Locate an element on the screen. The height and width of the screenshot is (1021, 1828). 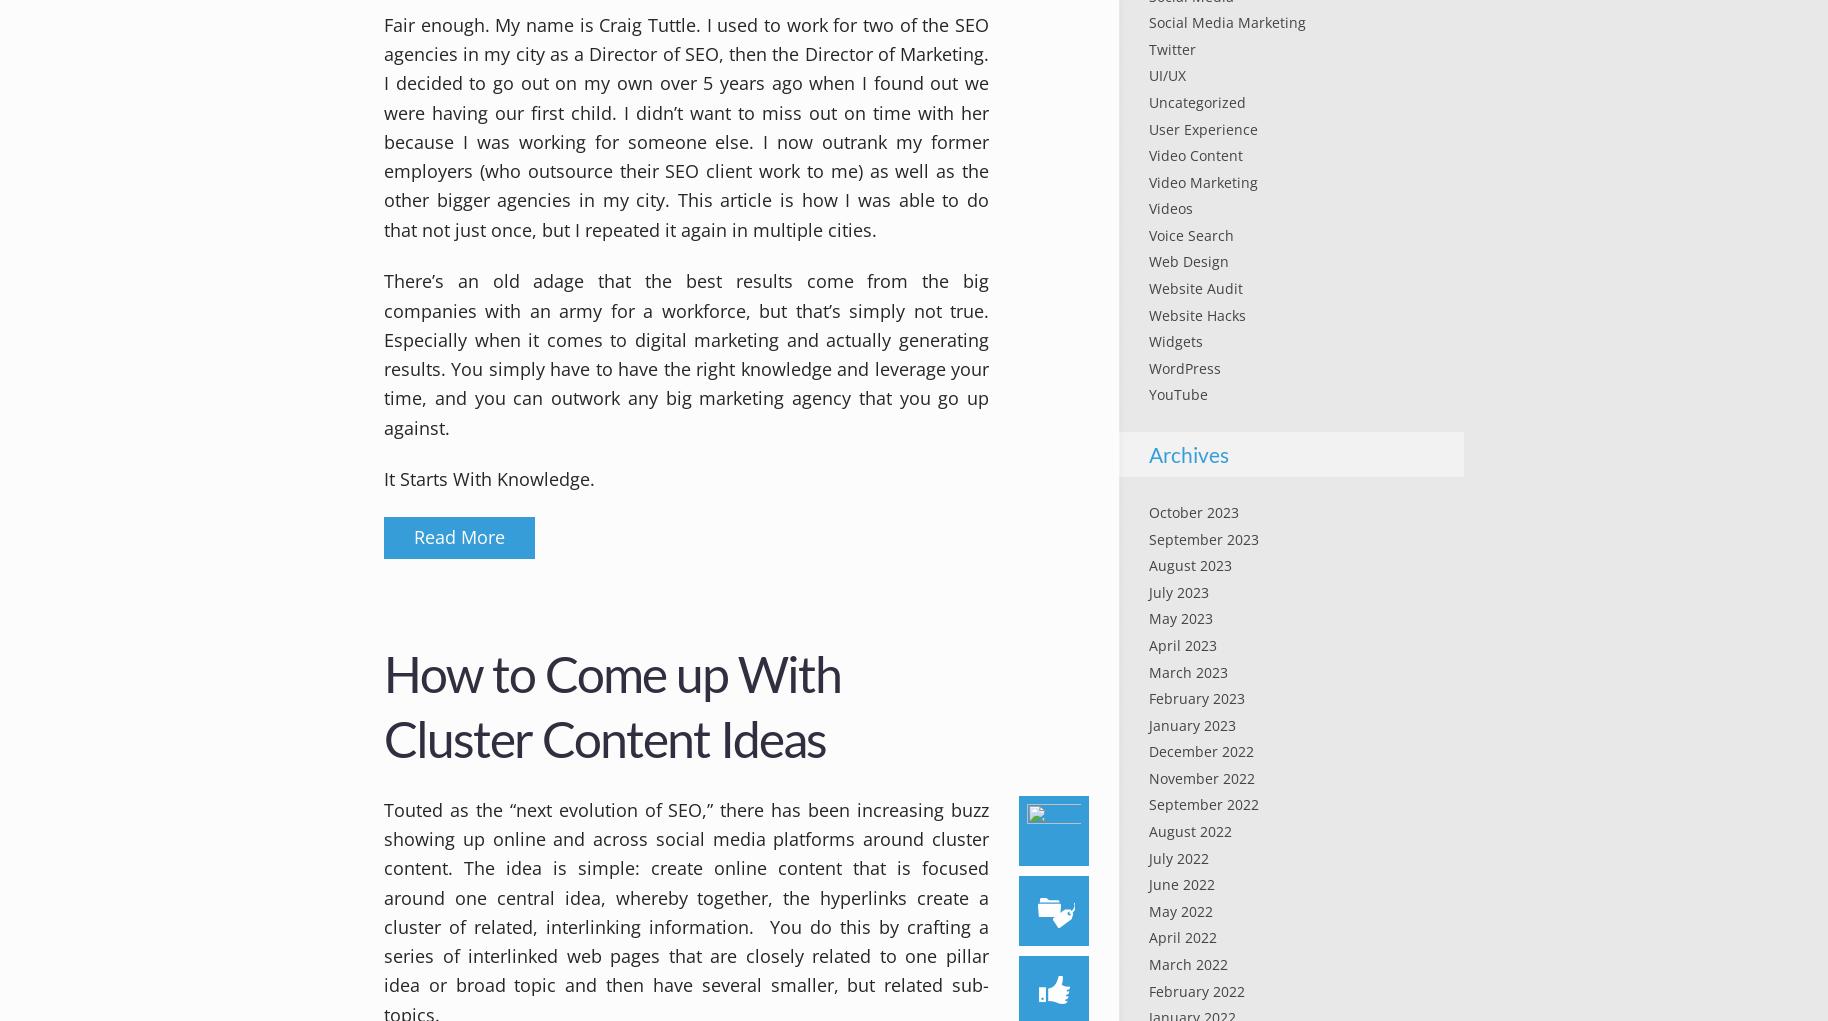
'April 2022' is located at coordinates (1182, 937).